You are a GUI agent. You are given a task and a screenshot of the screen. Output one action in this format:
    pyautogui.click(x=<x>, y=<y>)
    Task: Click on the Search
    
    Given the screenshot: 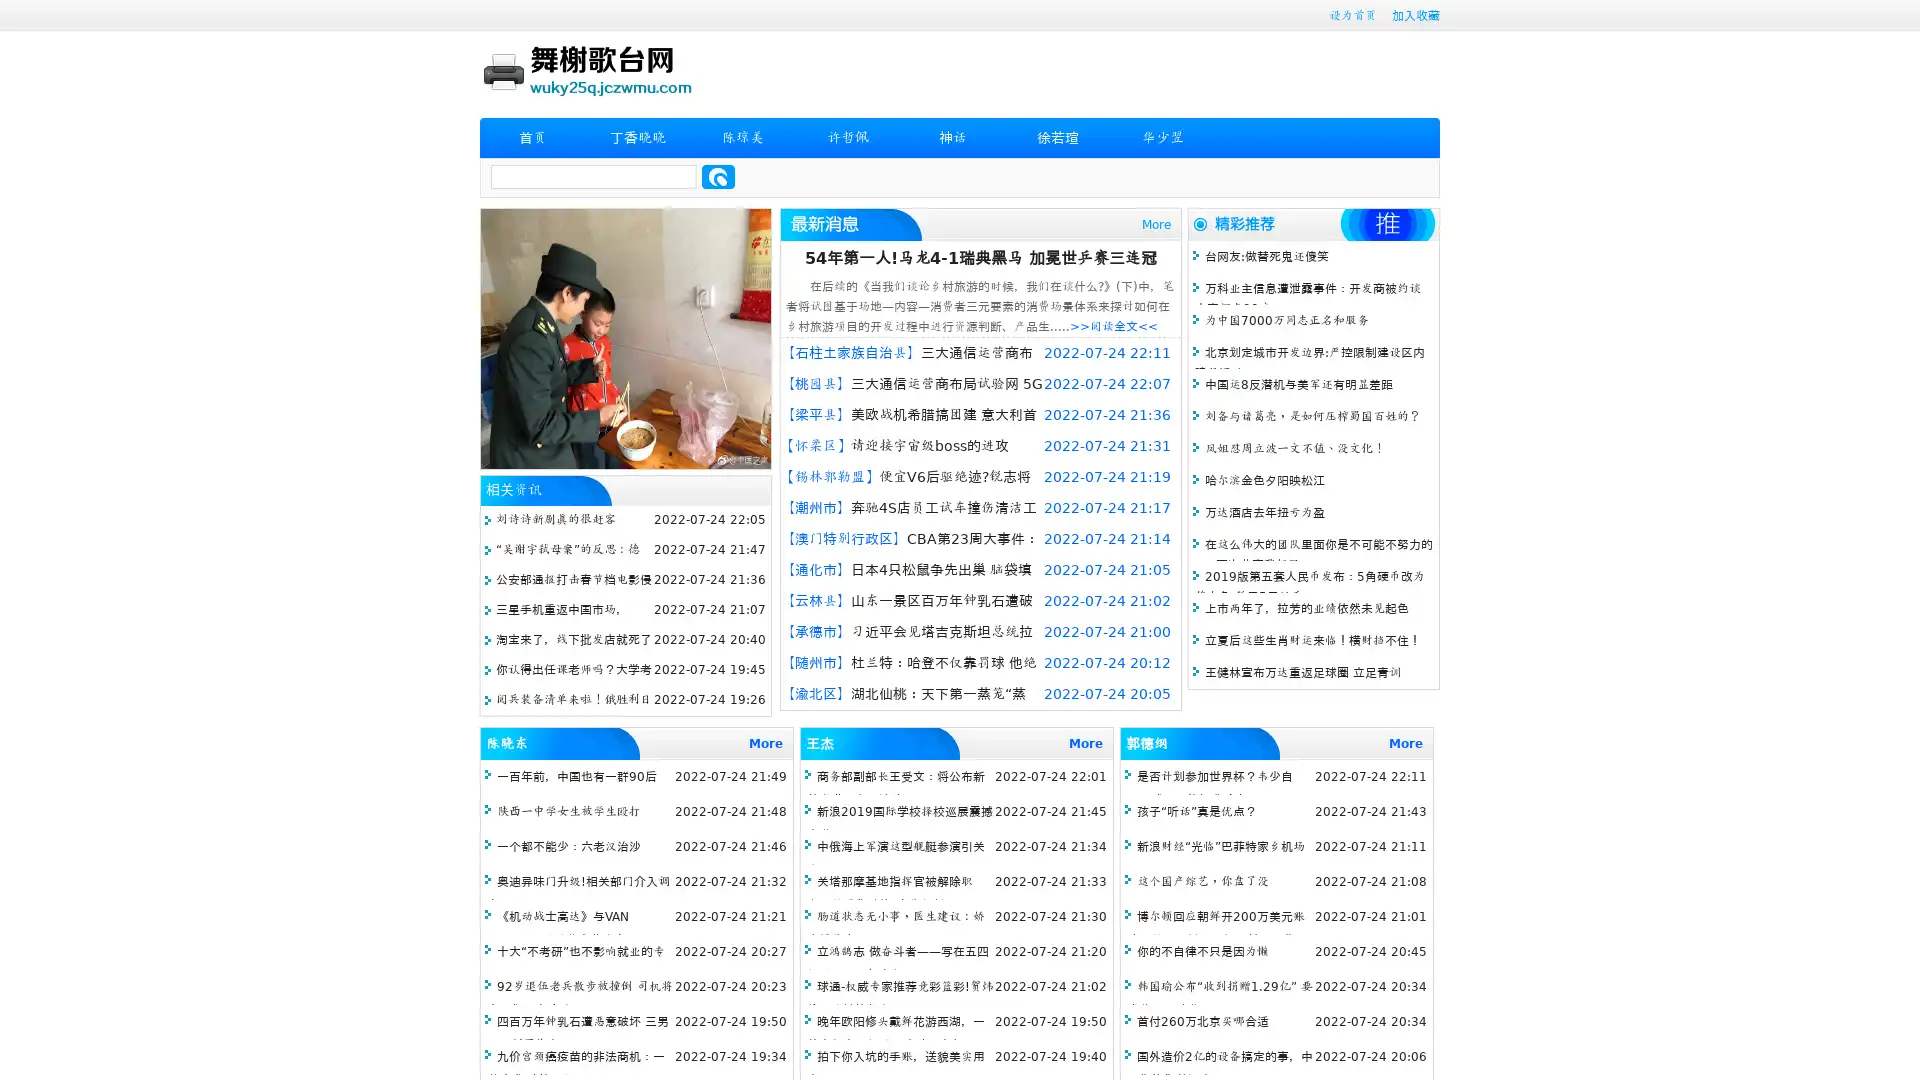 What is the action you would take?
    pyautogui.click(x=718, y=176)
    